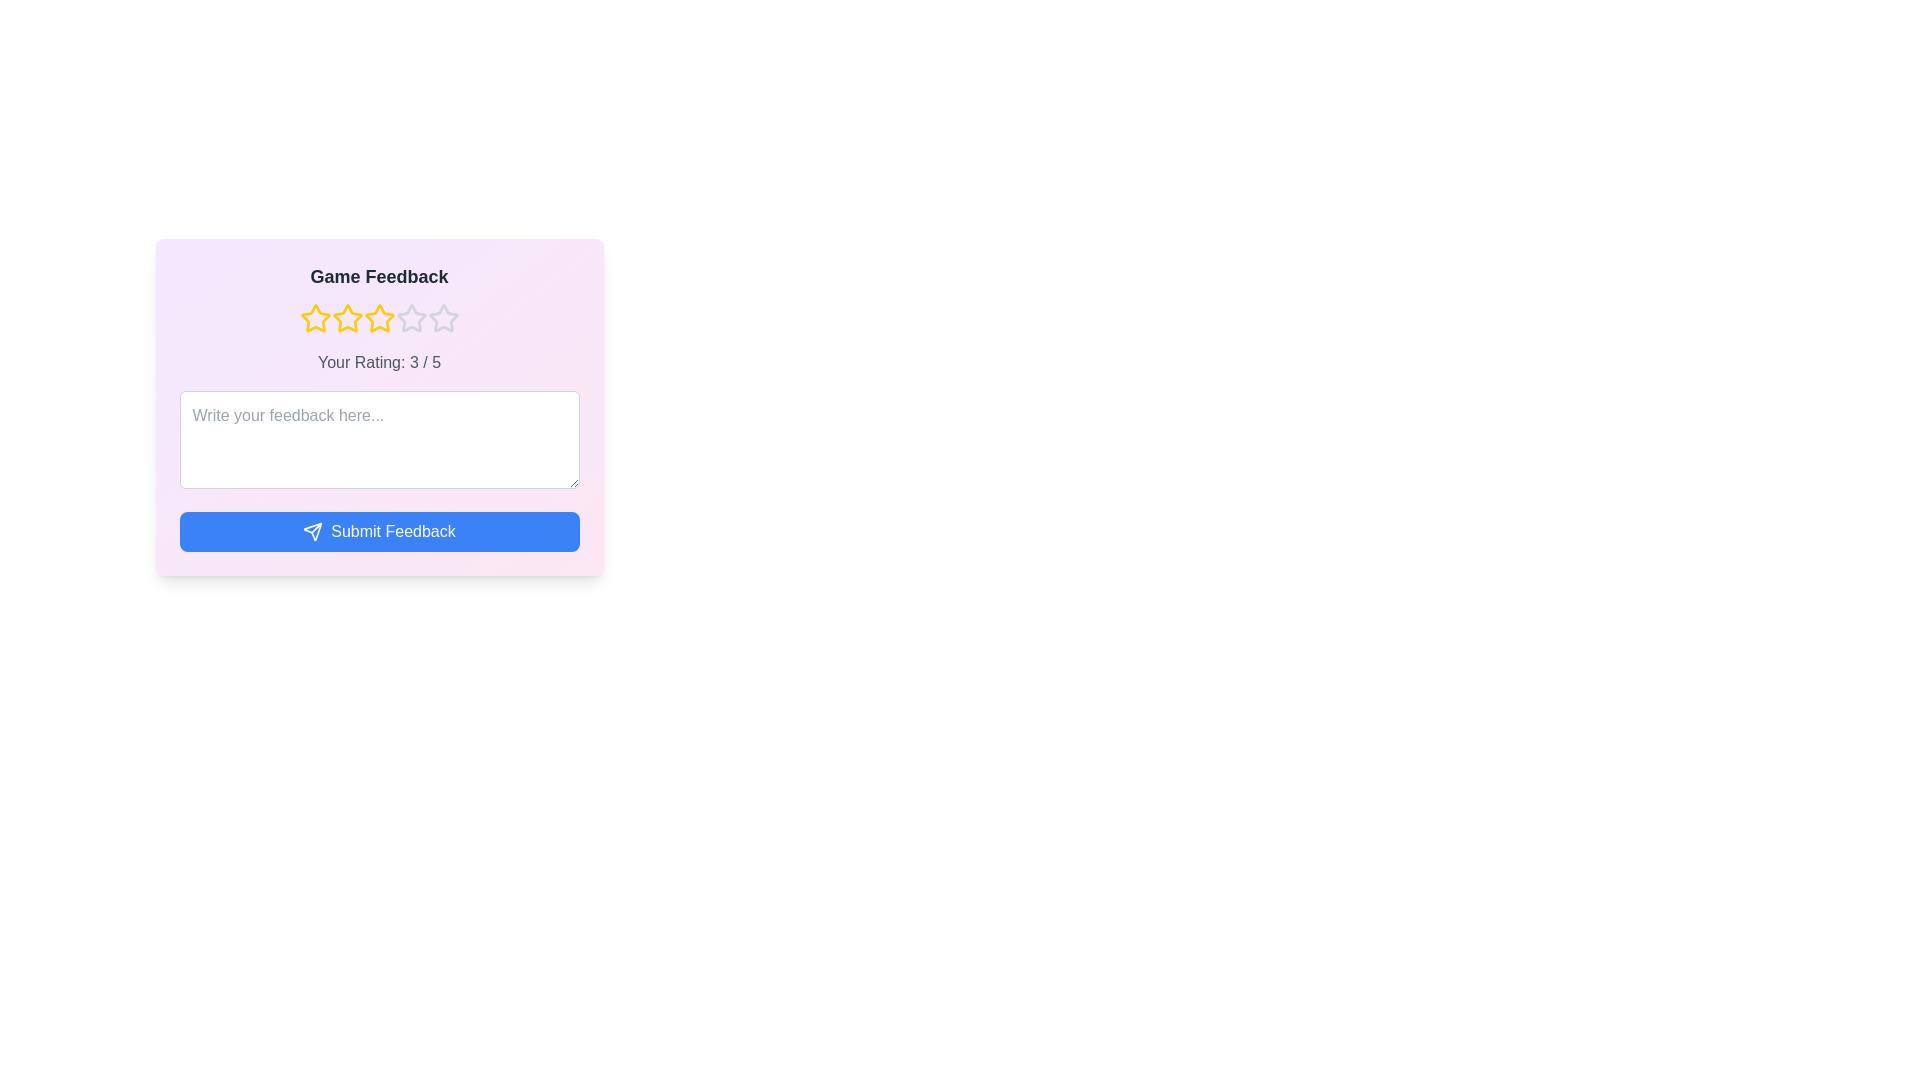  I want to click on the rating to 2 stars by clicking on the corresponding star, so click(347, 318).